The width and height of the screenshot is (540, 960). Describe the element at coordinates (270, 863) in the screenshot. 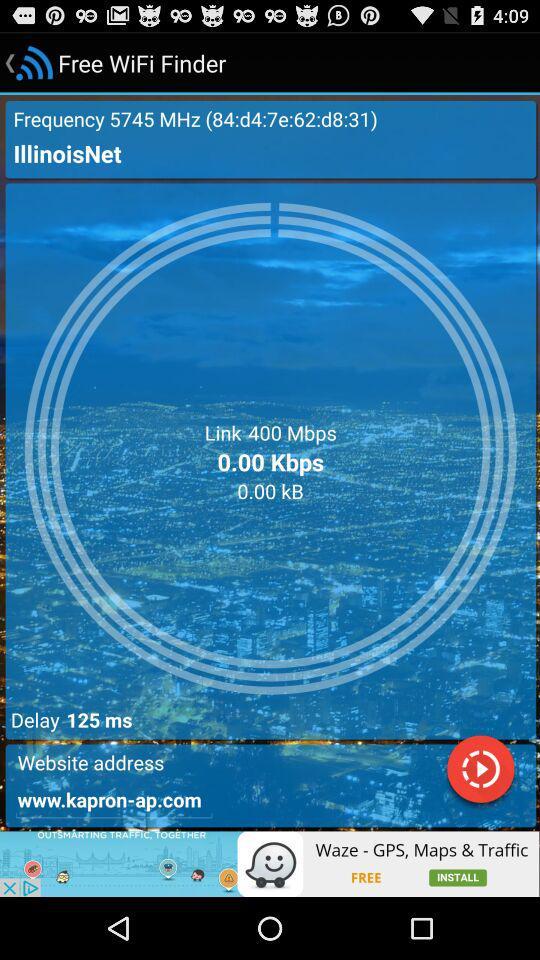

I see `advertisement banner` at that location.